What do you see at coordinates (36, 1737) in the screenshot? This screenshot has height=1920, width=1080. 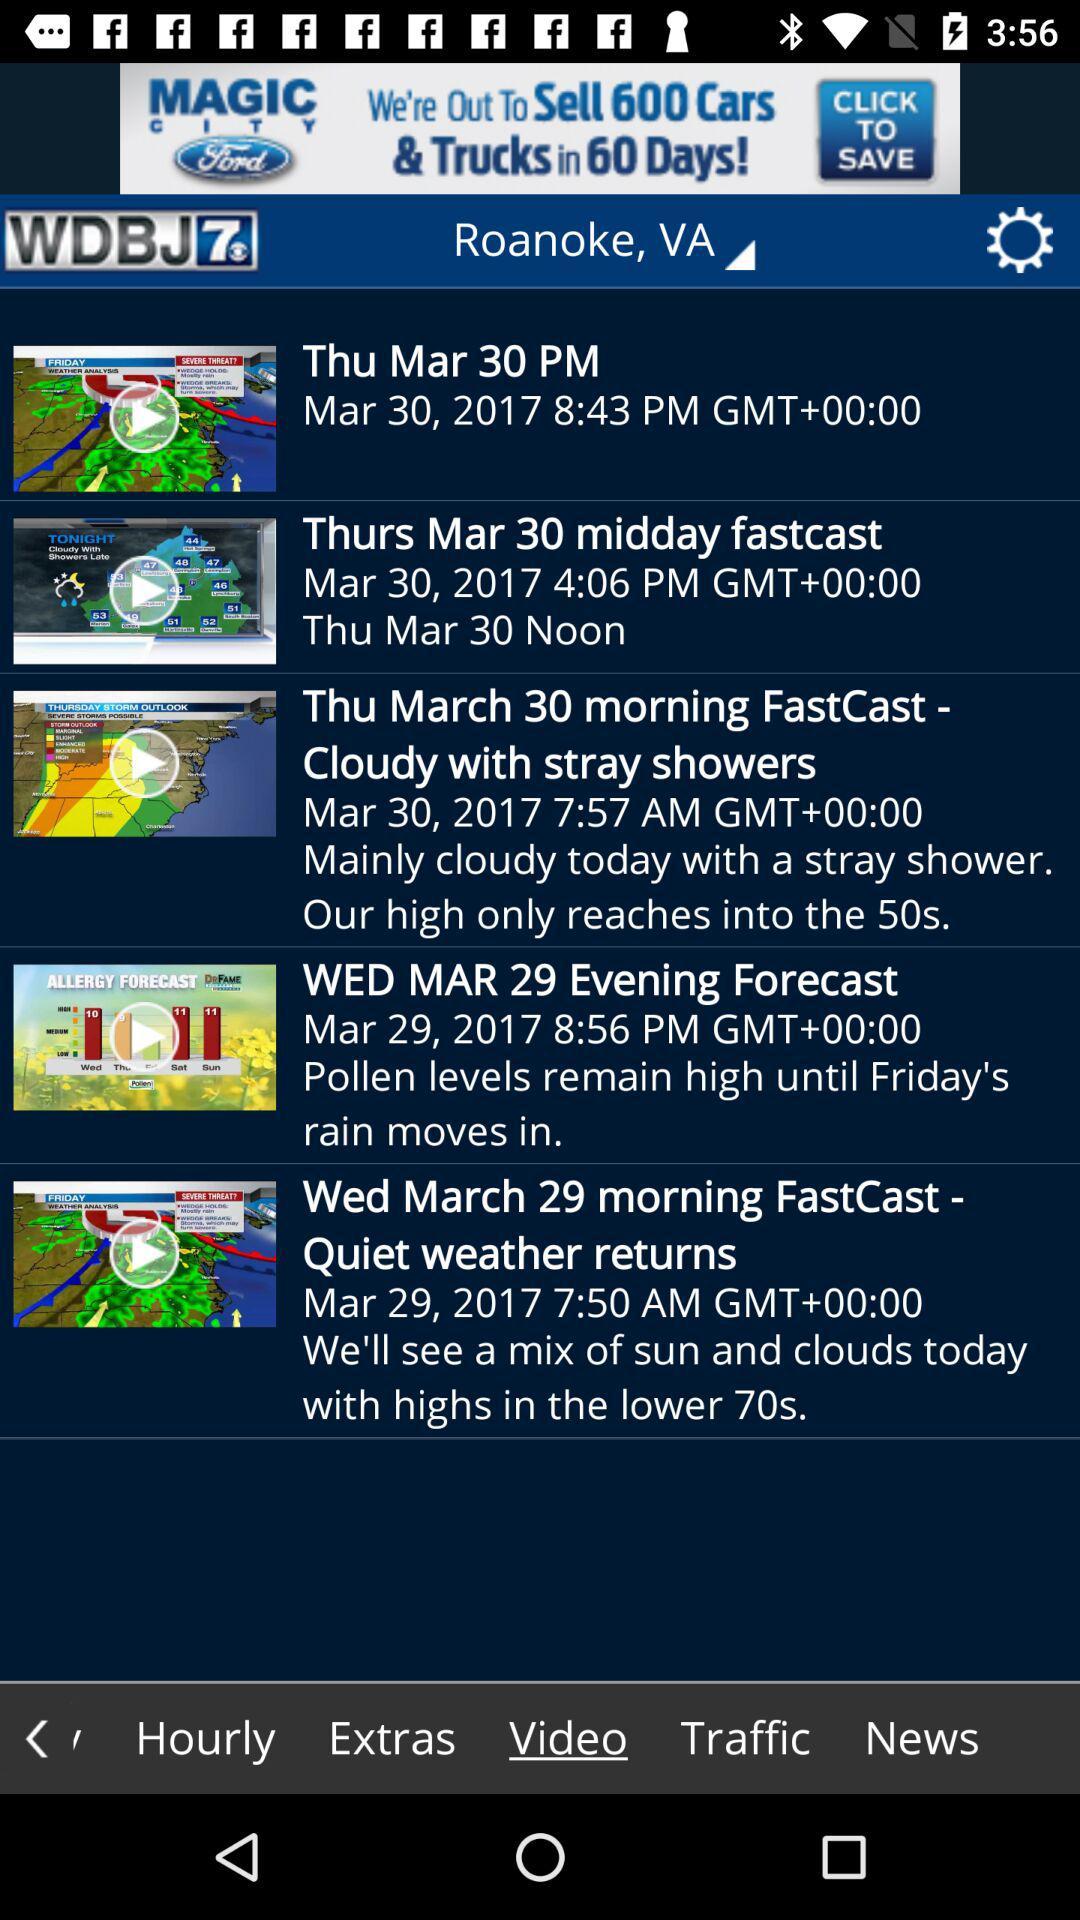 I see `go back` at bounding box center [36, 1737].